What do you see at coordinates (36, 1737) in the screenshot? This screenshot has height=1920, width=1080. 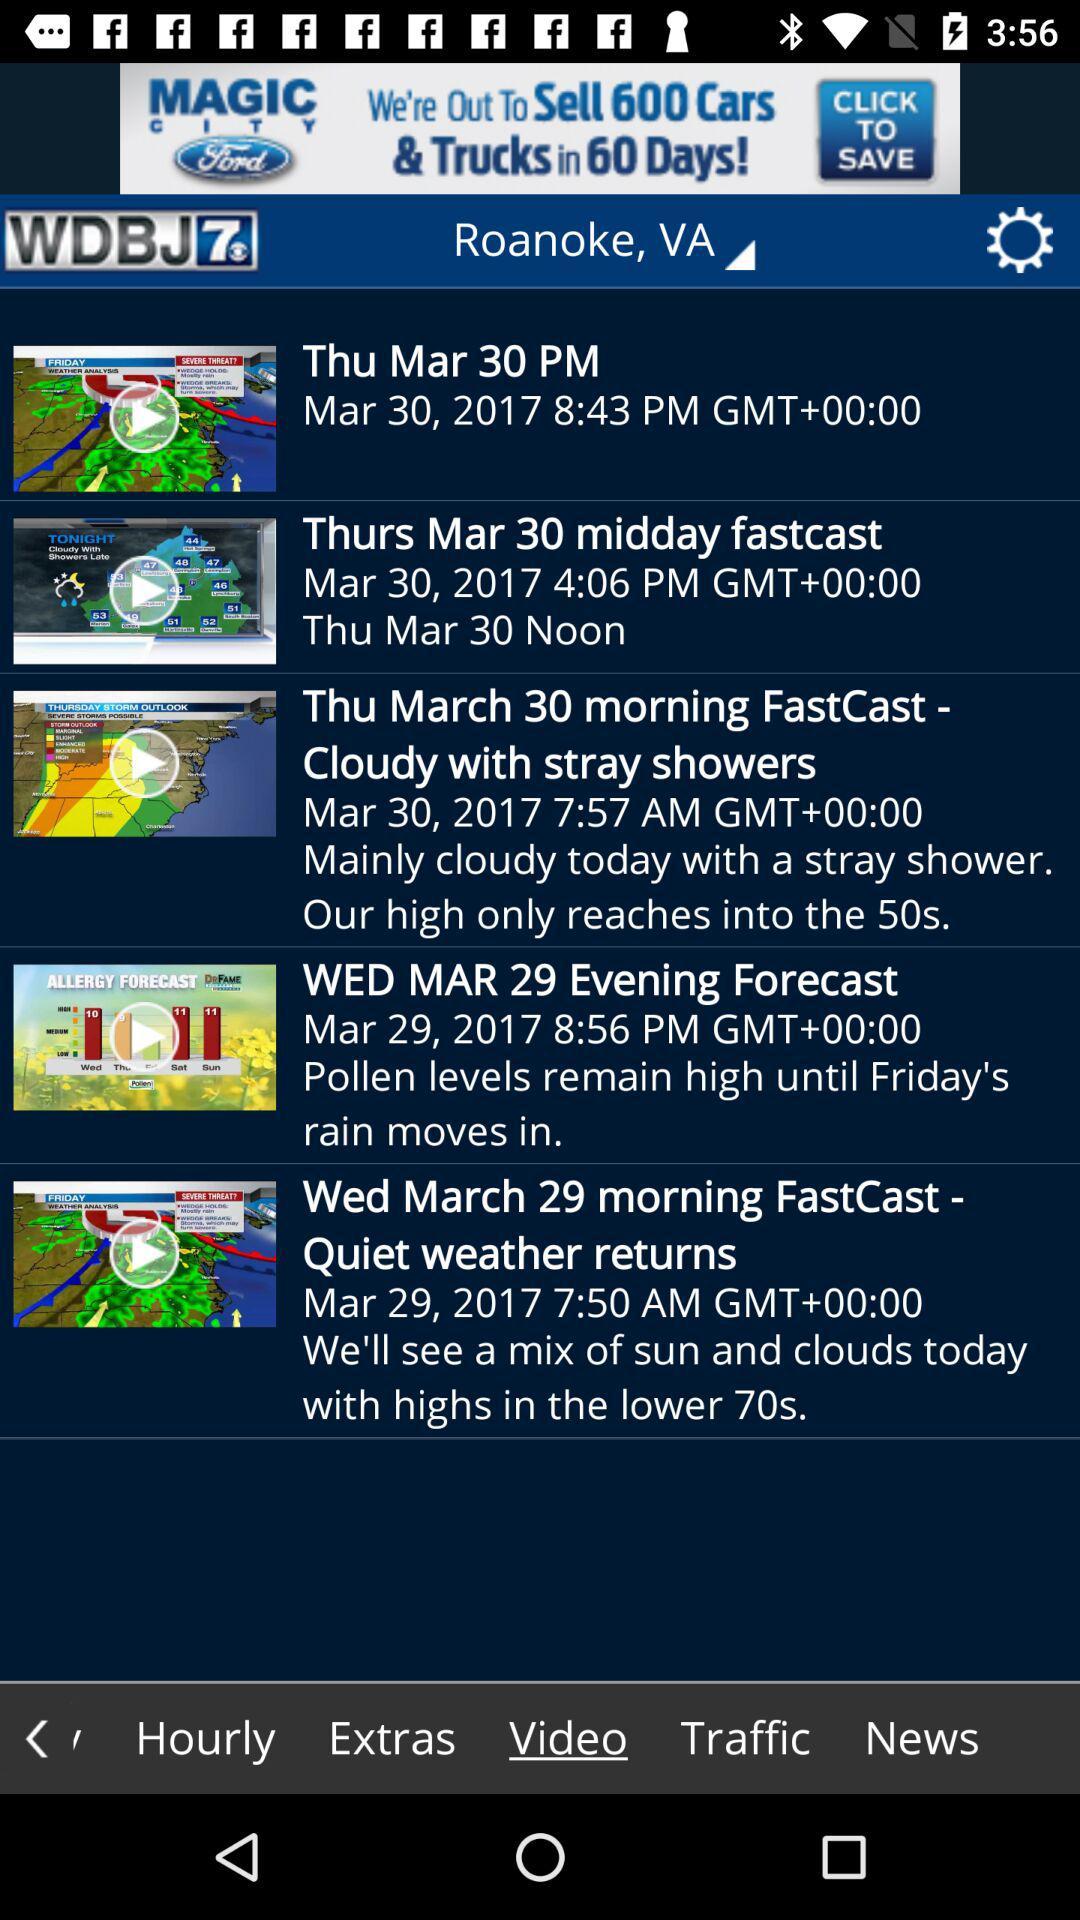 I see `go back` at bounding box center [36, 1737].